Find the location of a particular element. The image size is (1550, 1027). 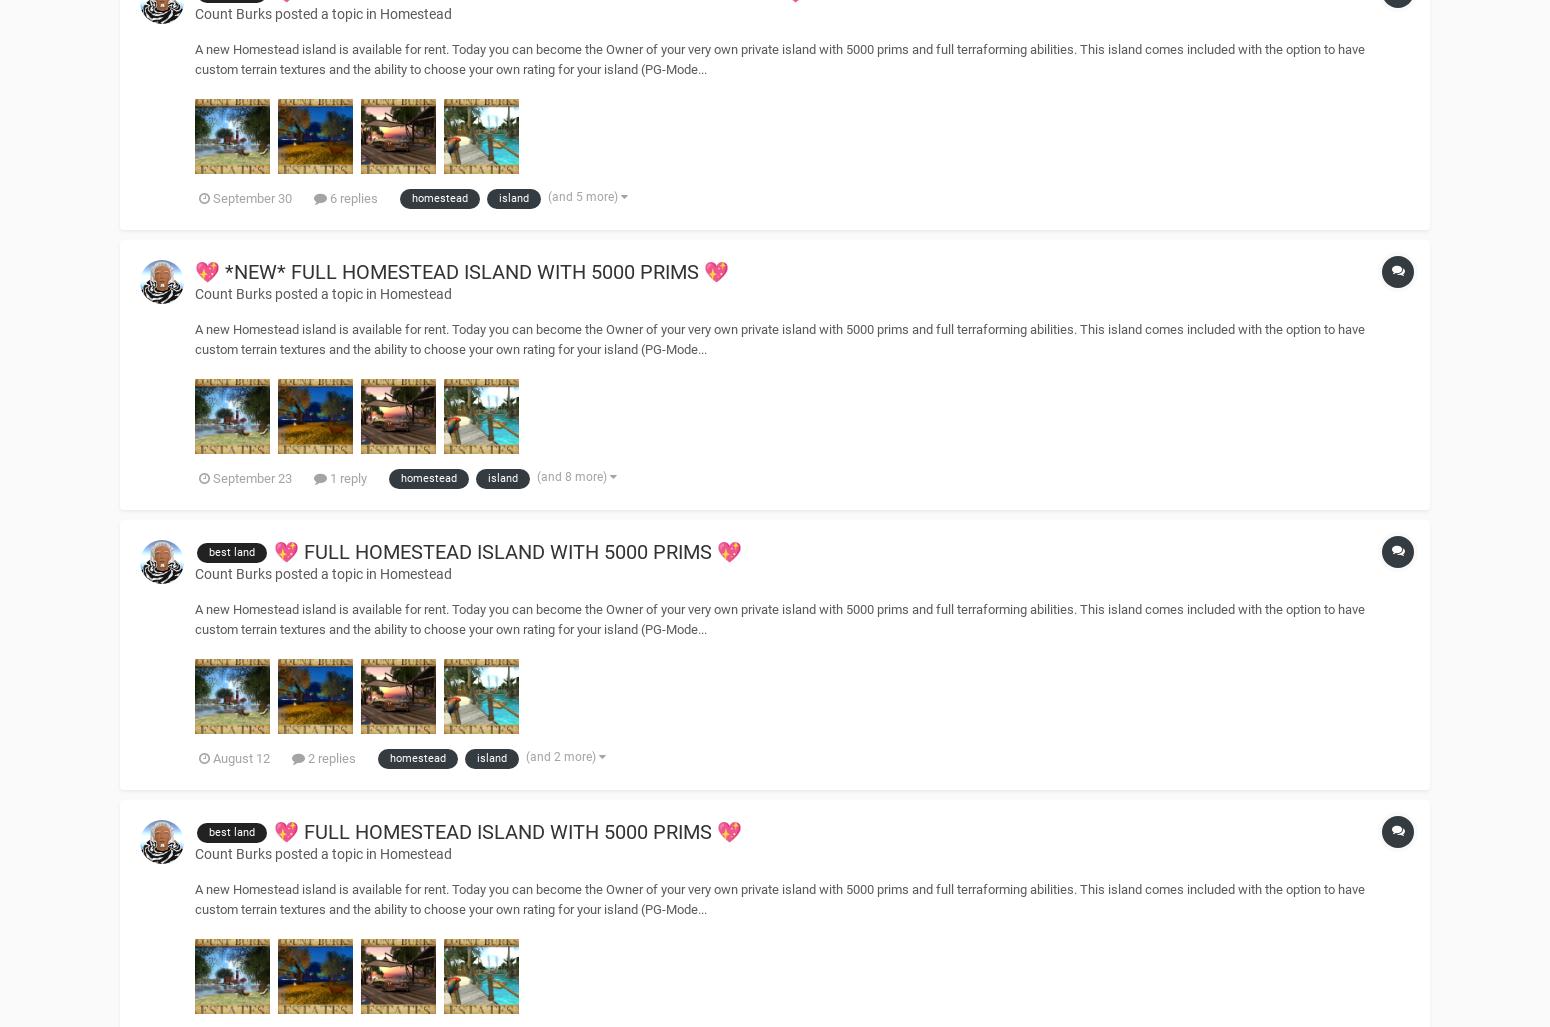

'(and 5 more)' is located at coordinates (547, 195).